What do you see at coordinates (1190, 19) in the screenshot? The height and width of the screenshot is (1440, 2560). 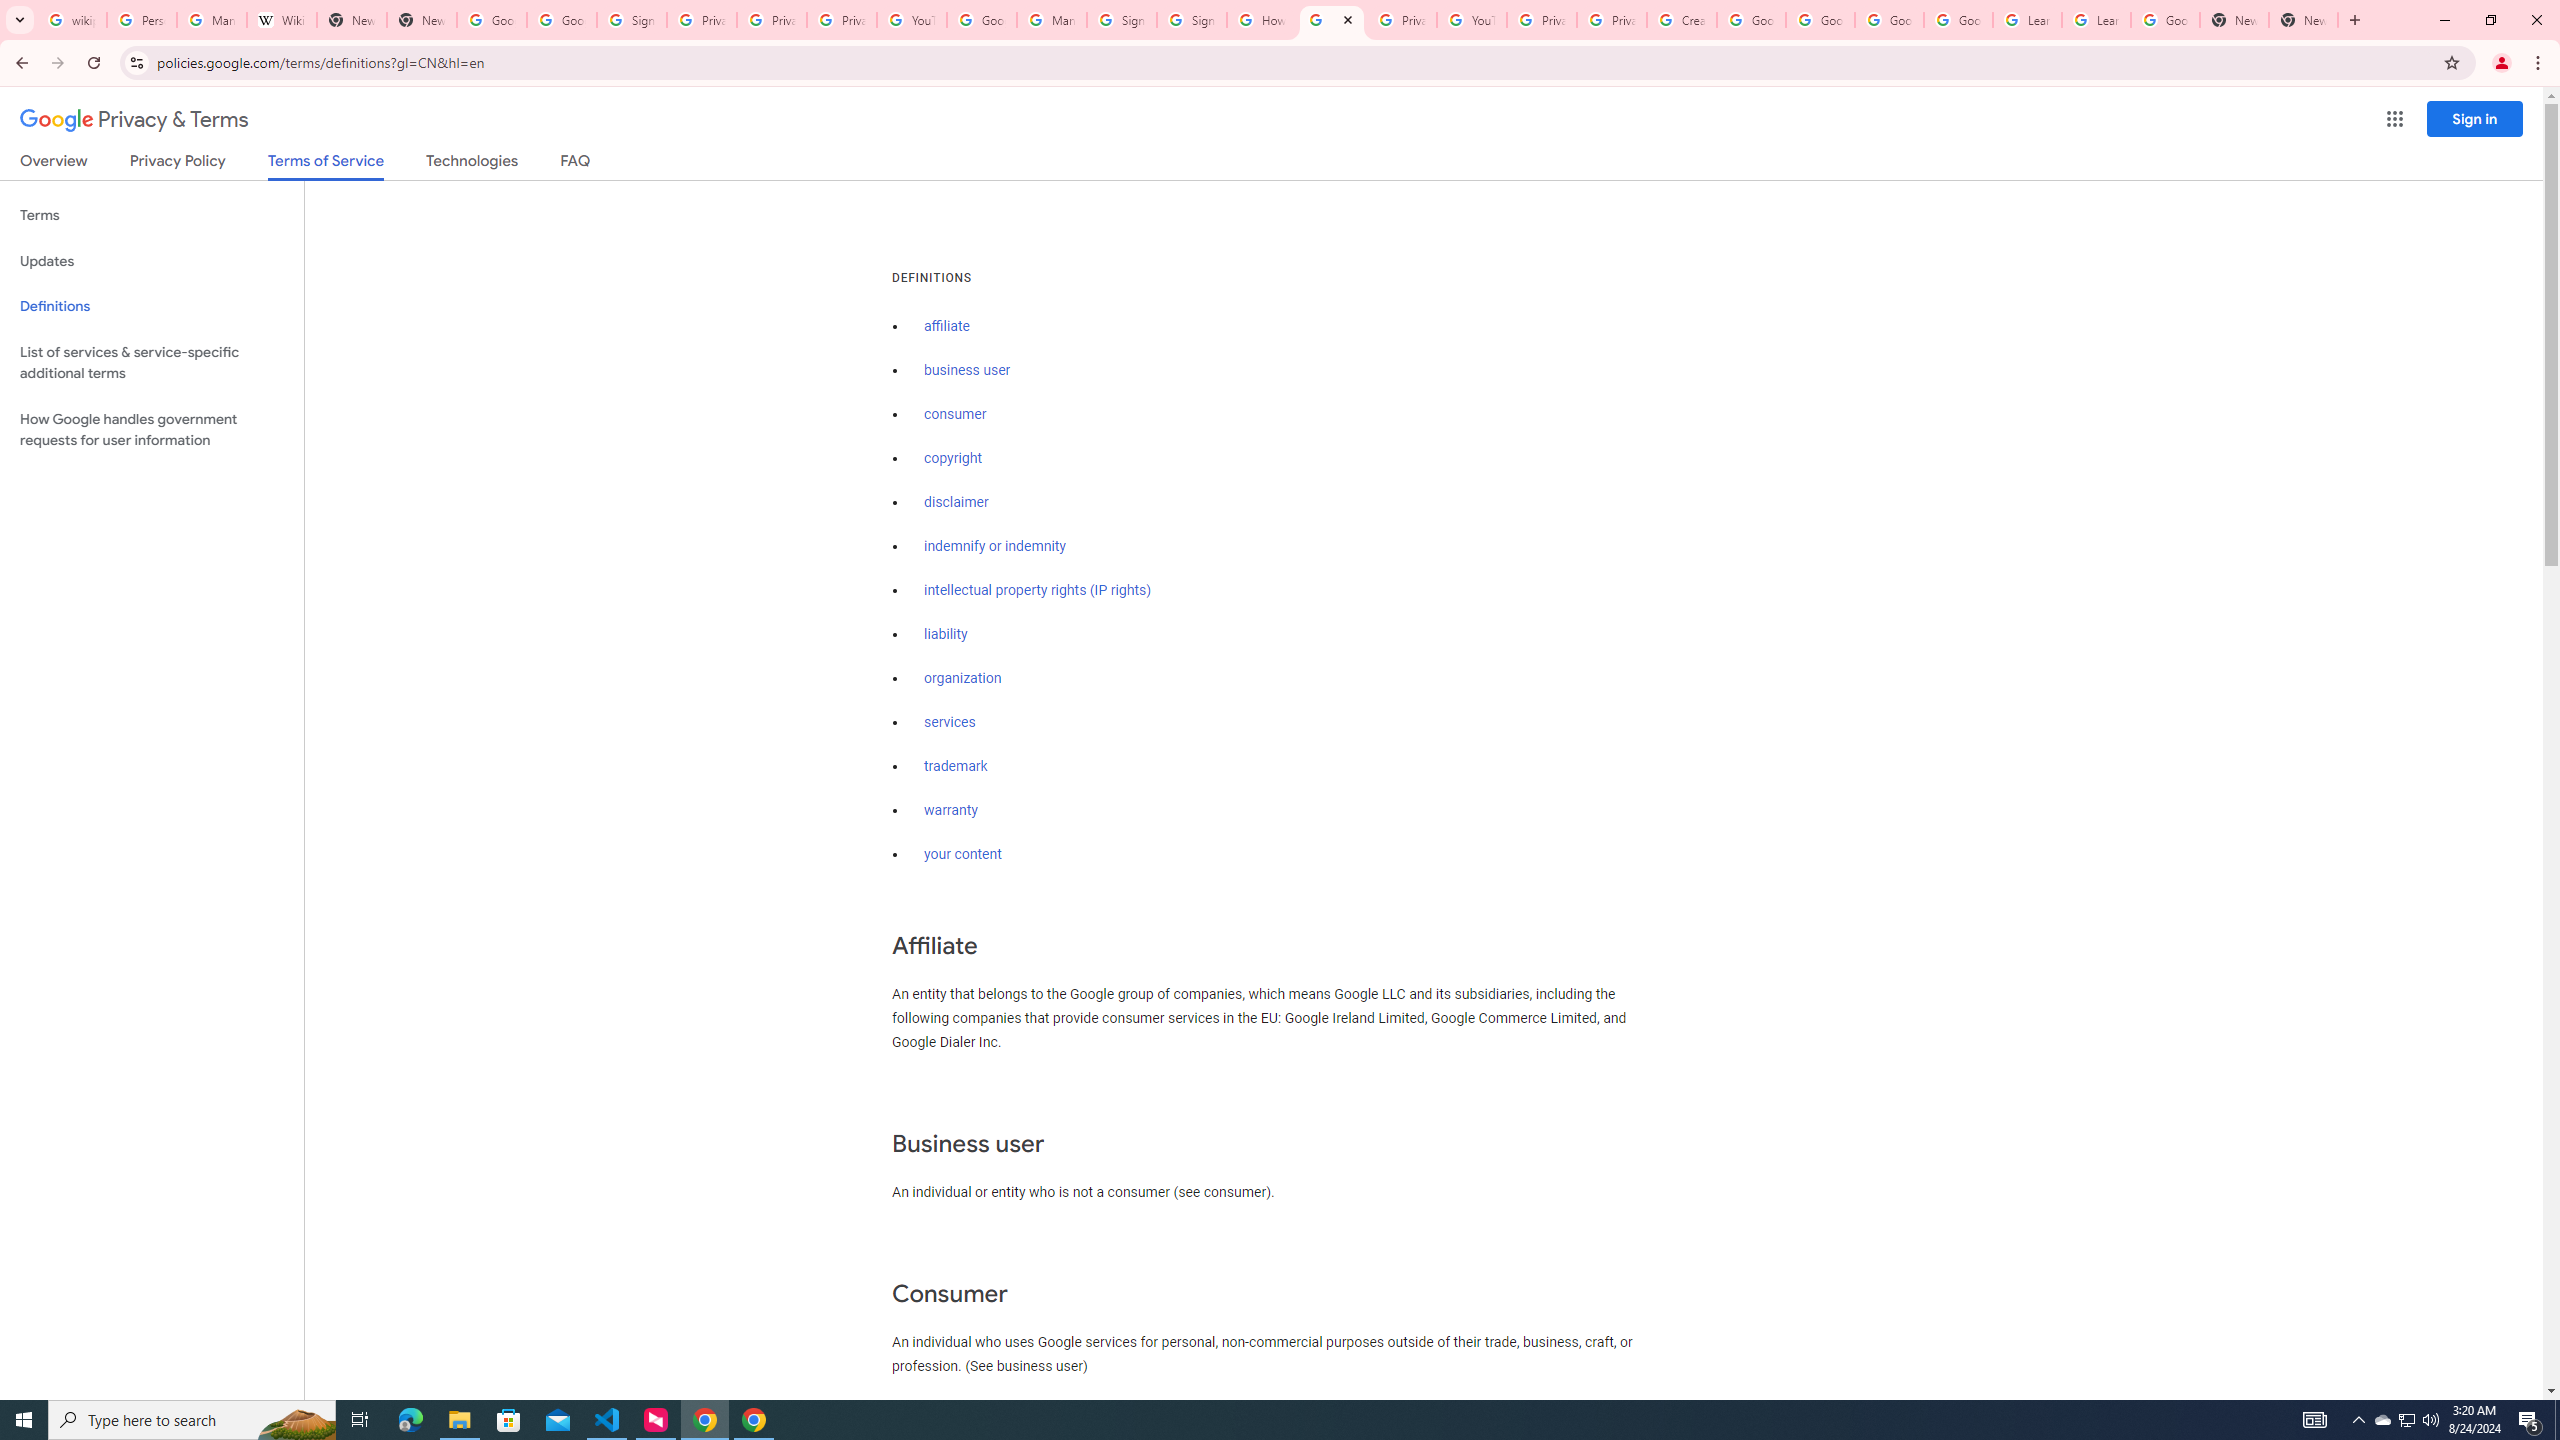 I see `'Sign in - Google Accounts'` at bounding box center [1190, 19].